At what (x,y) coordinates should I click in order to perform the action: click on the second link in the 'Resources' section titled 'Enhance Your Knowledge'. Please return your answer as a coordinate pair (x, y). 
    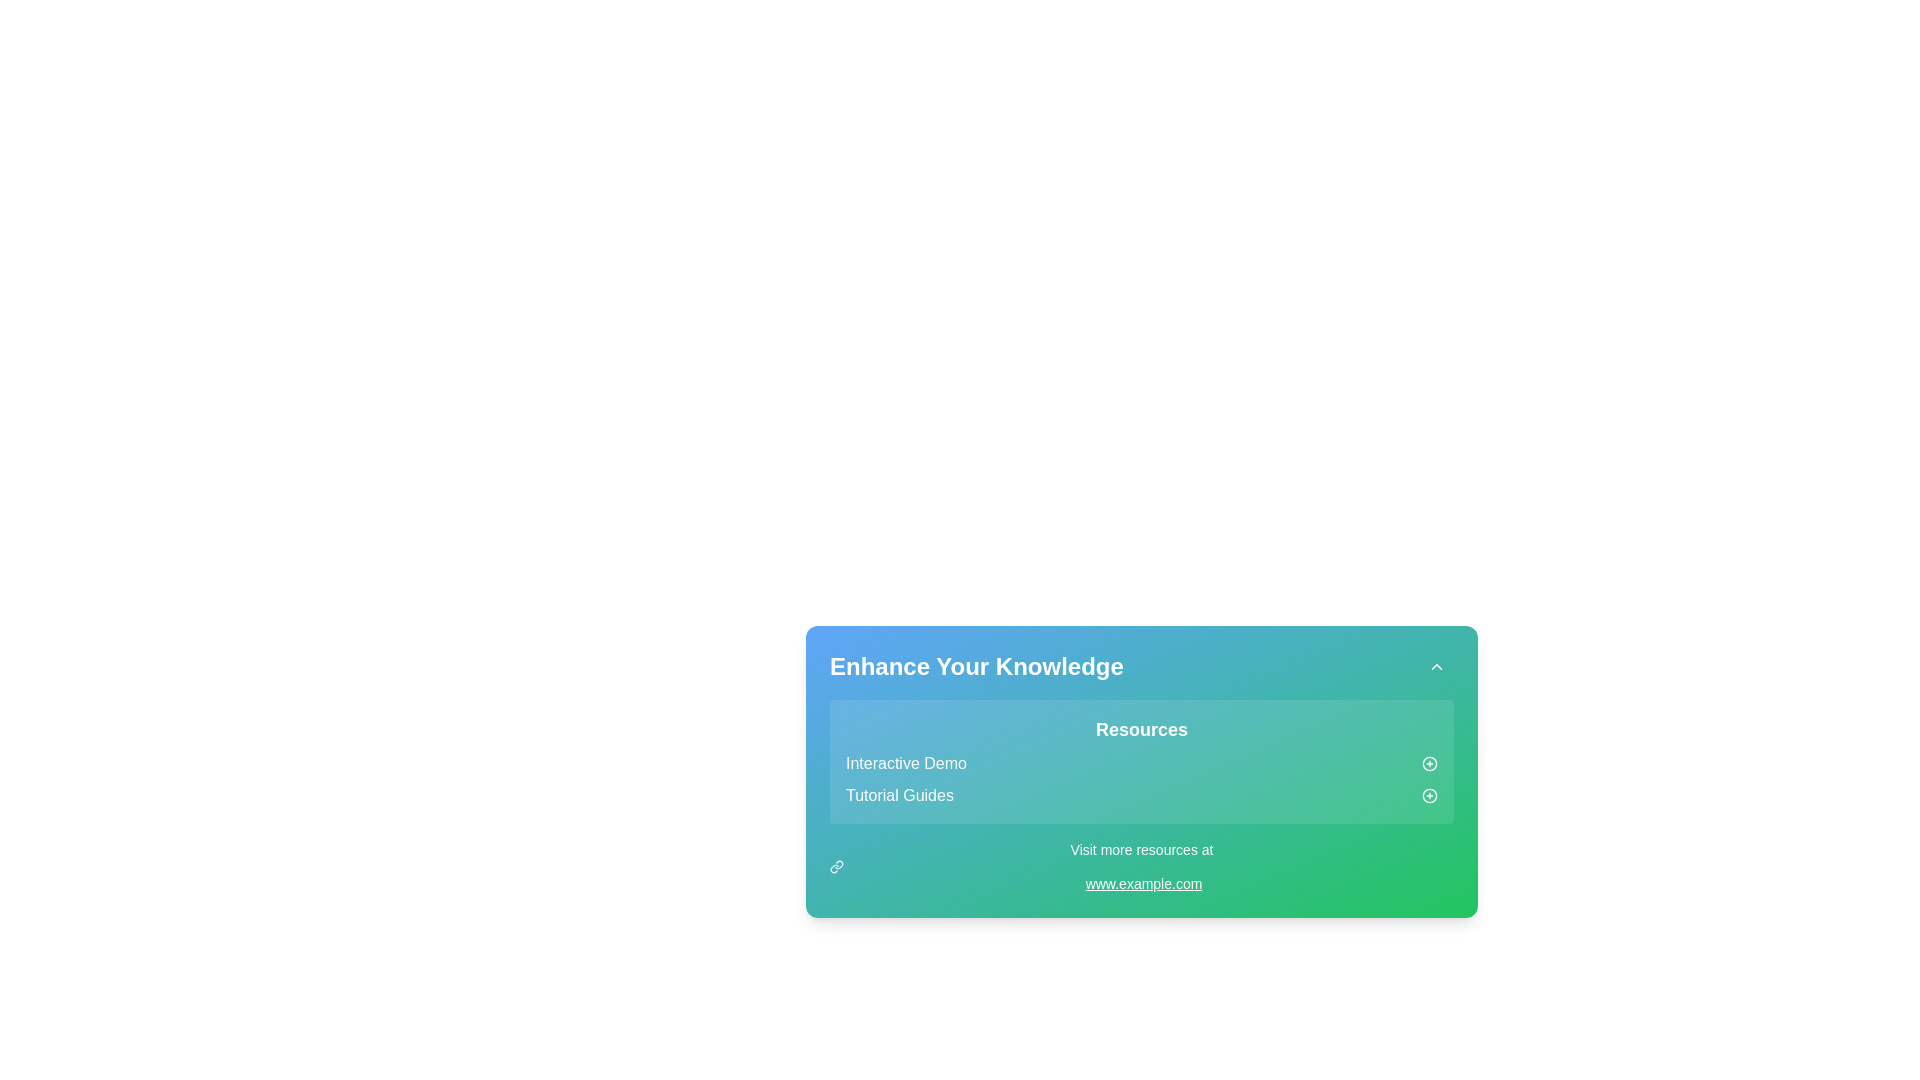
    Looking at the image, I should click on (1142, 794).